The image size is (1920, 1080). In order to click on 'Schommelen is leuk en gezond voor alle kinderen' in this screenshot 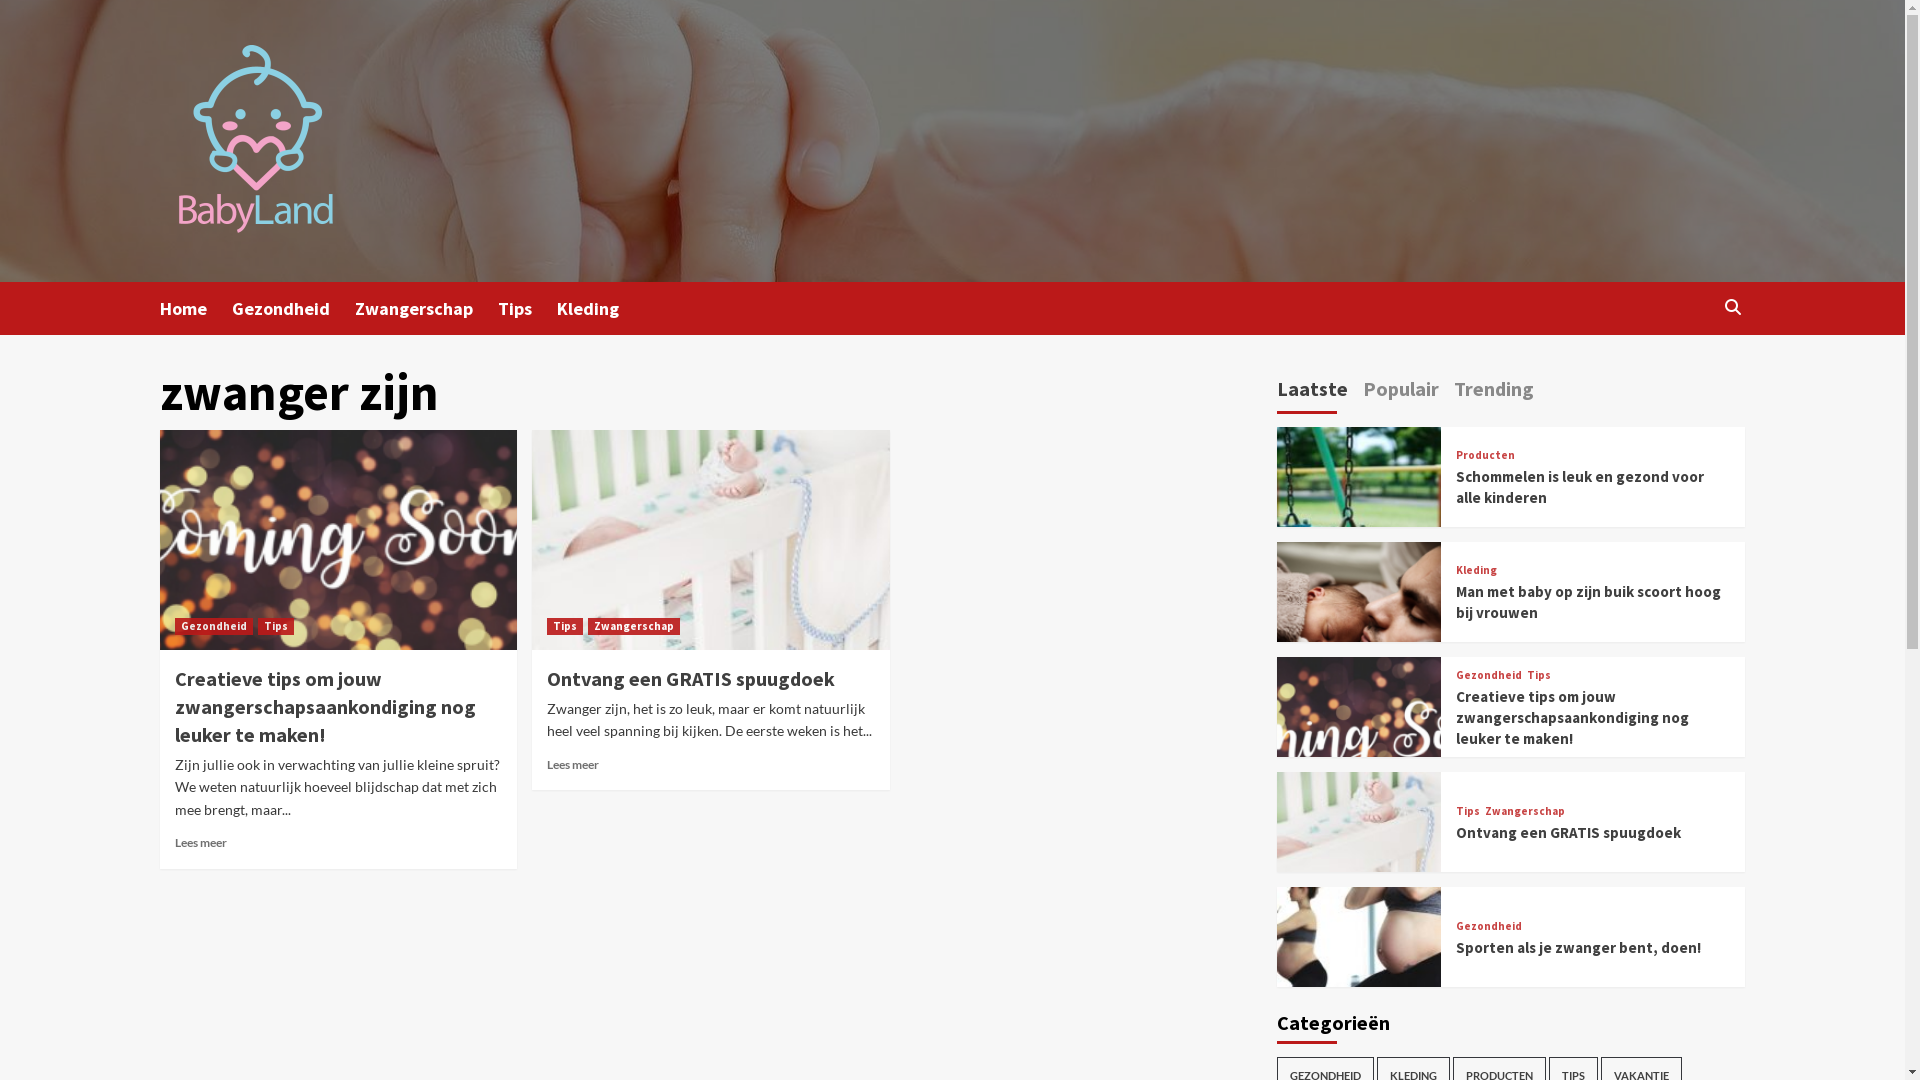, I will do `click(1578, 486)`.